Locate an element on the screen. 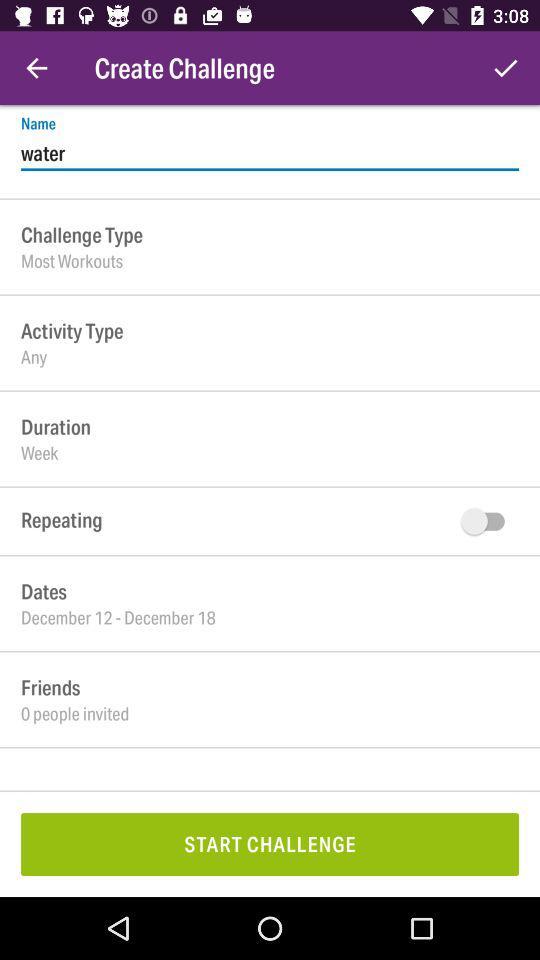 This screenshot has width=540, height=960. turn off on is located at coordinates (486, 520).